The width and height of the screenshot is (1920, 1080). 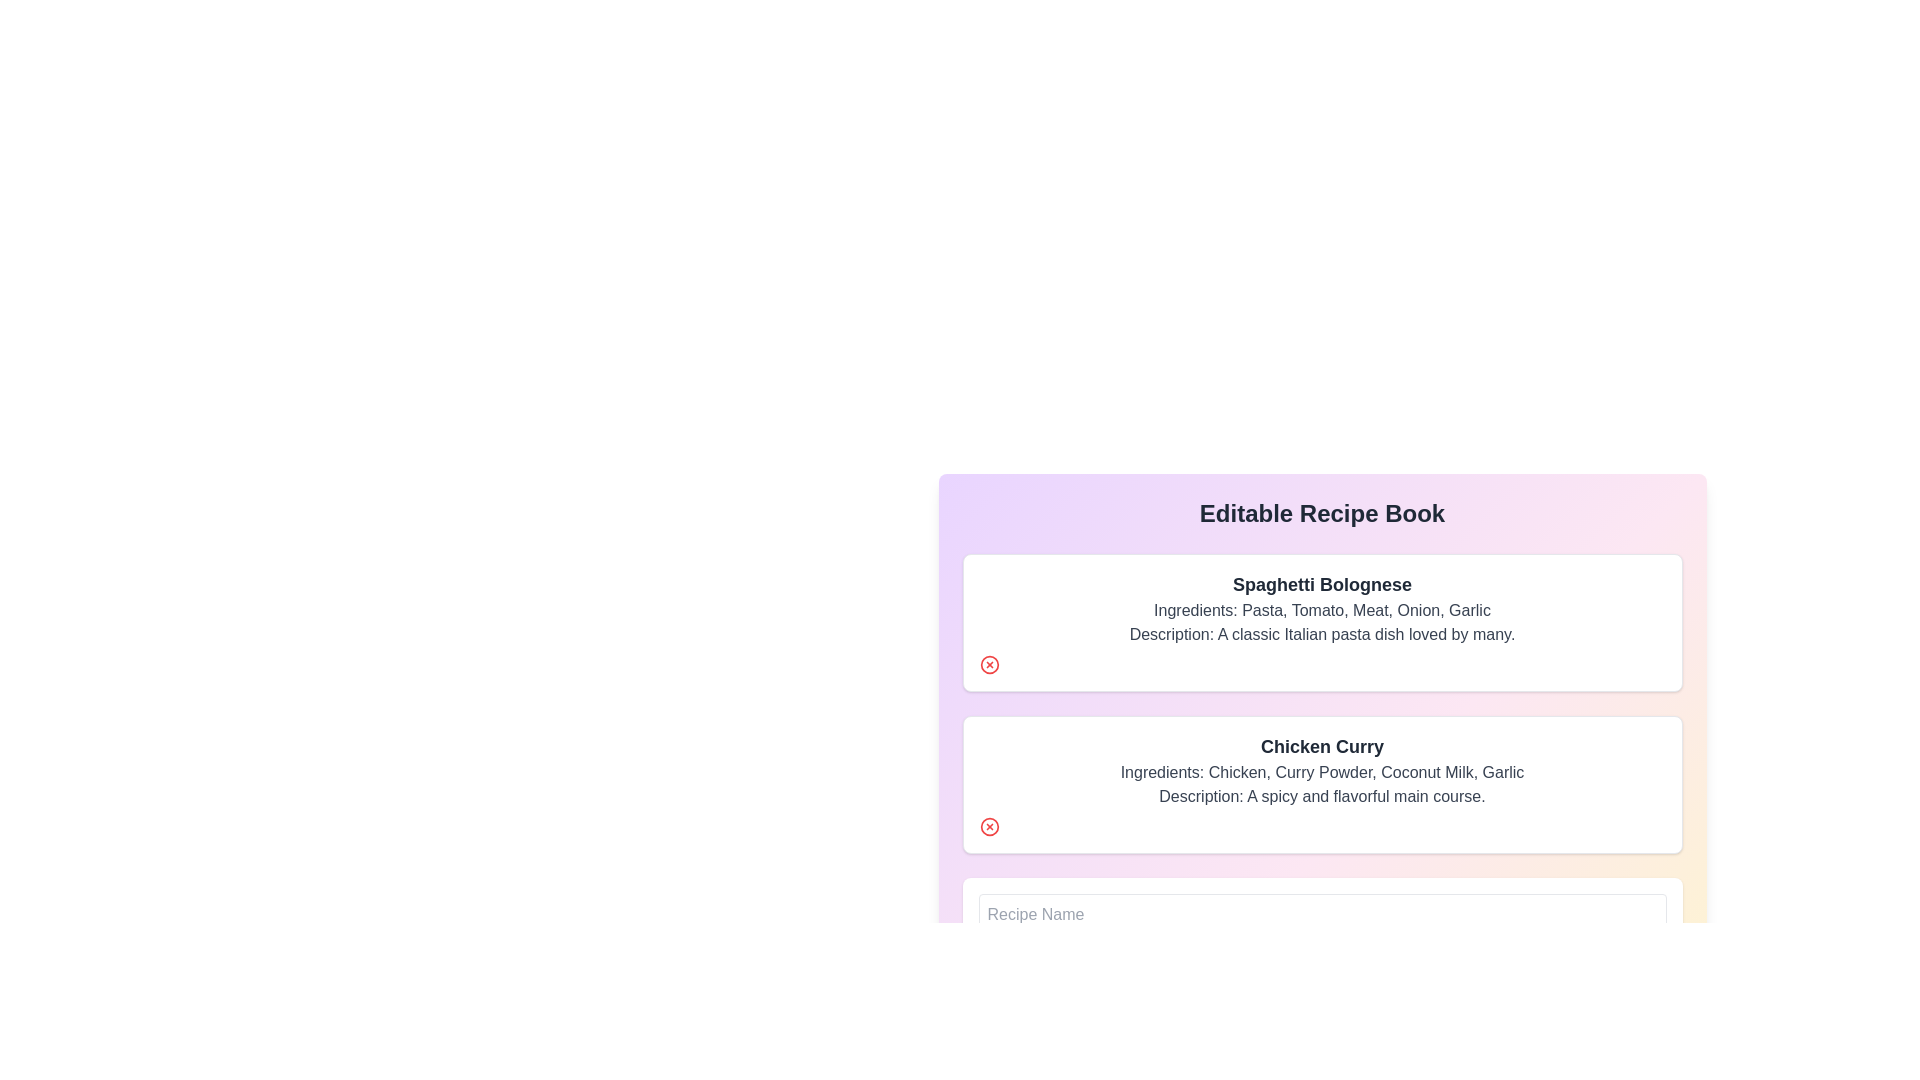 I want to click on the Informational Text Block displaying recipe details, which is located in the second card of the recipe descriptions, enclosed in a white background with rounded corners, so click(x=1322, y=770).